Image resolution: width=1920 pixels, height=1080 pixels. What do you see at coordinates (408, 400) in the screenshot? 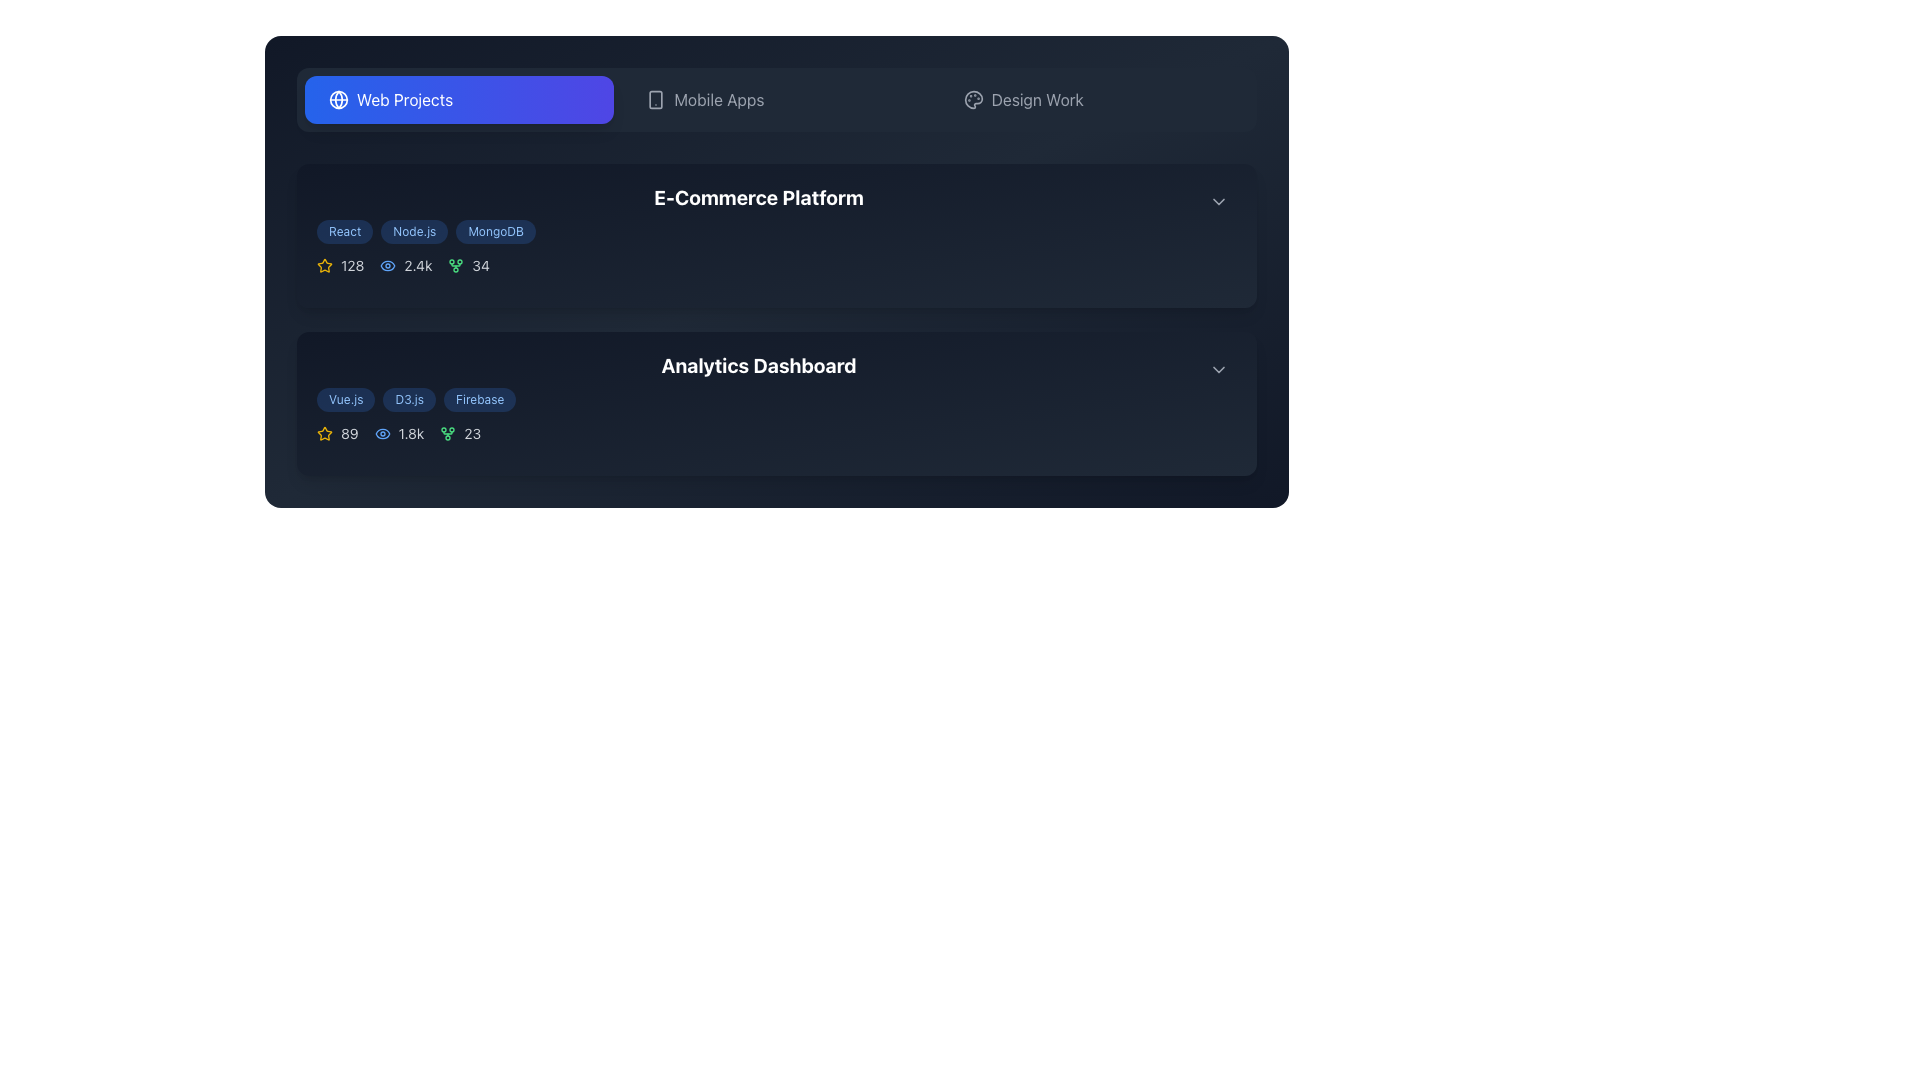
I see `the 'D3.js' label element, which signifies a related technology for the 'Analytics Dashboard' project and is positioned between the 'Vue.js' and 'Firebase' badges` at bounding box center [408, 400].